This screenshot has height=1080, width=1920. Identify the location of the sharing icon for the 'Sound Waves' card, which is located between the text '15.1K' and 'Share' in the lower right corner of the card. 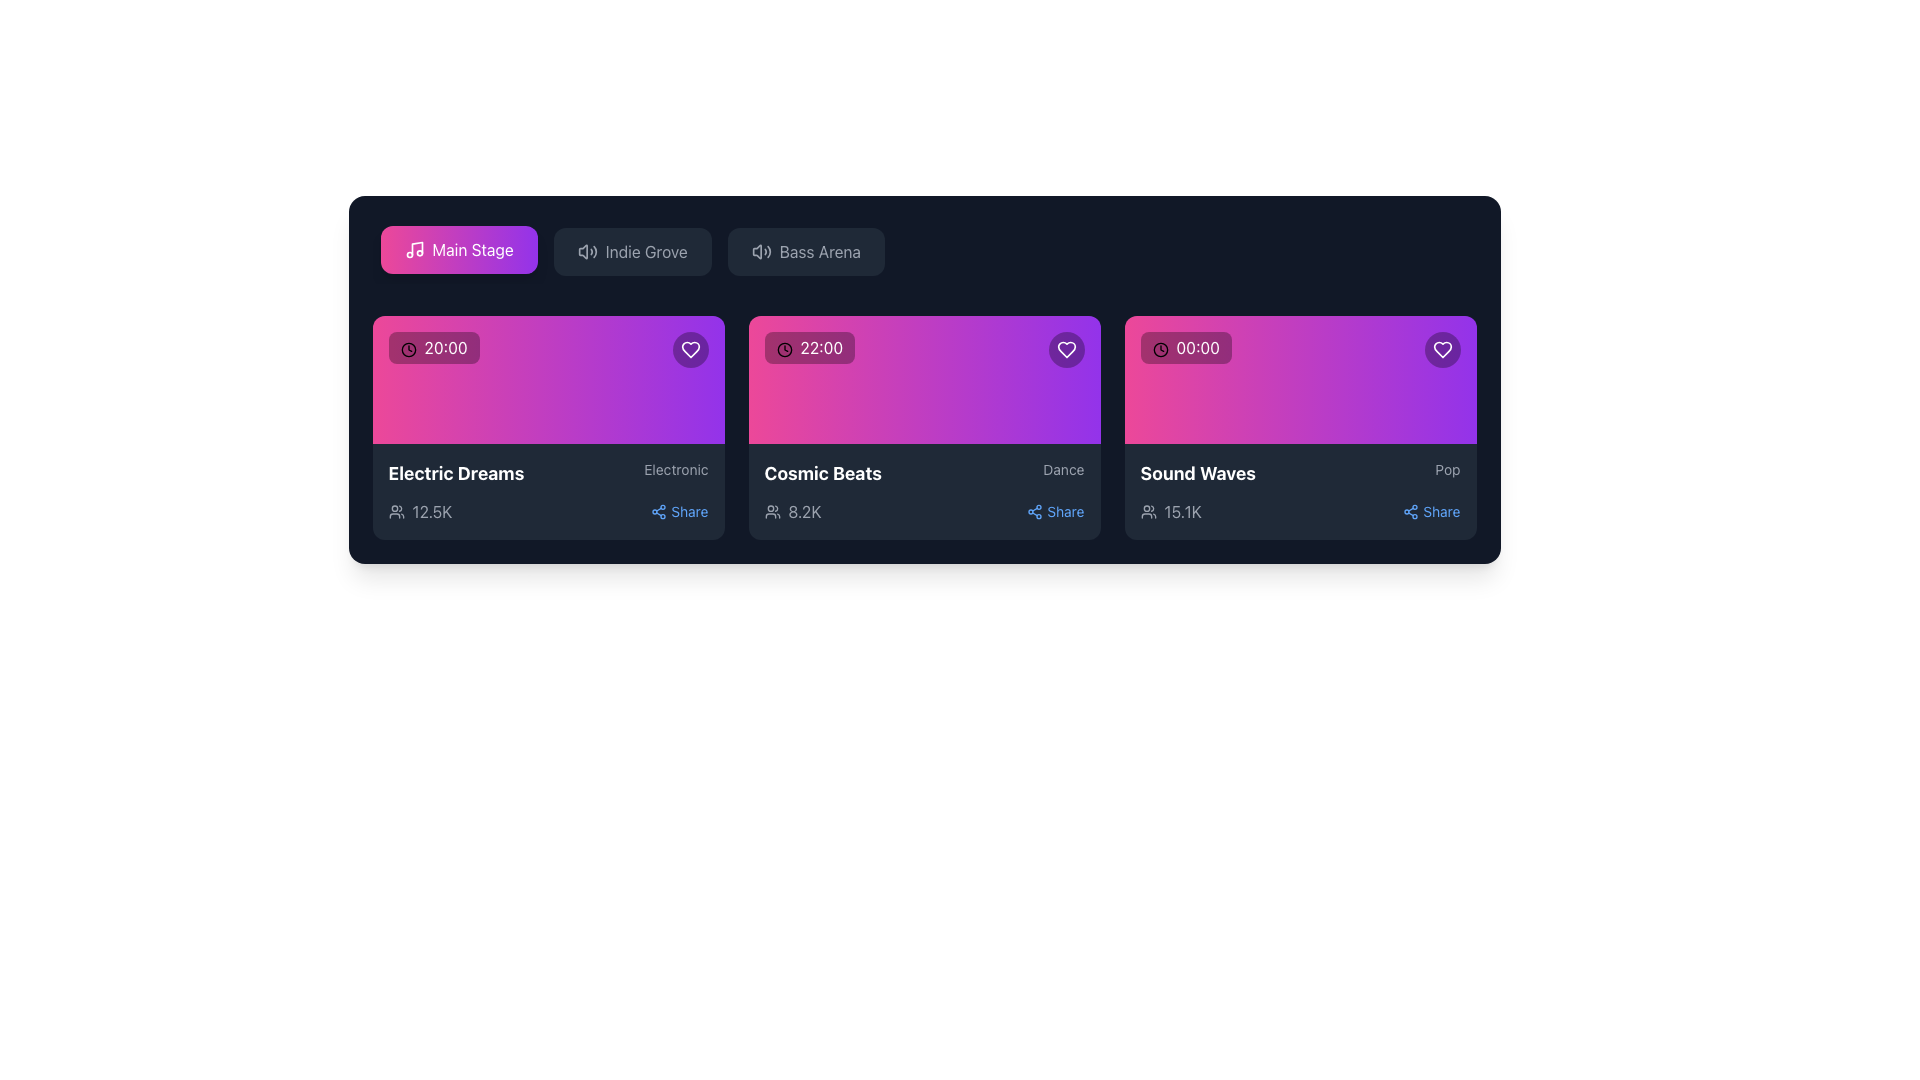
(1410, 511).